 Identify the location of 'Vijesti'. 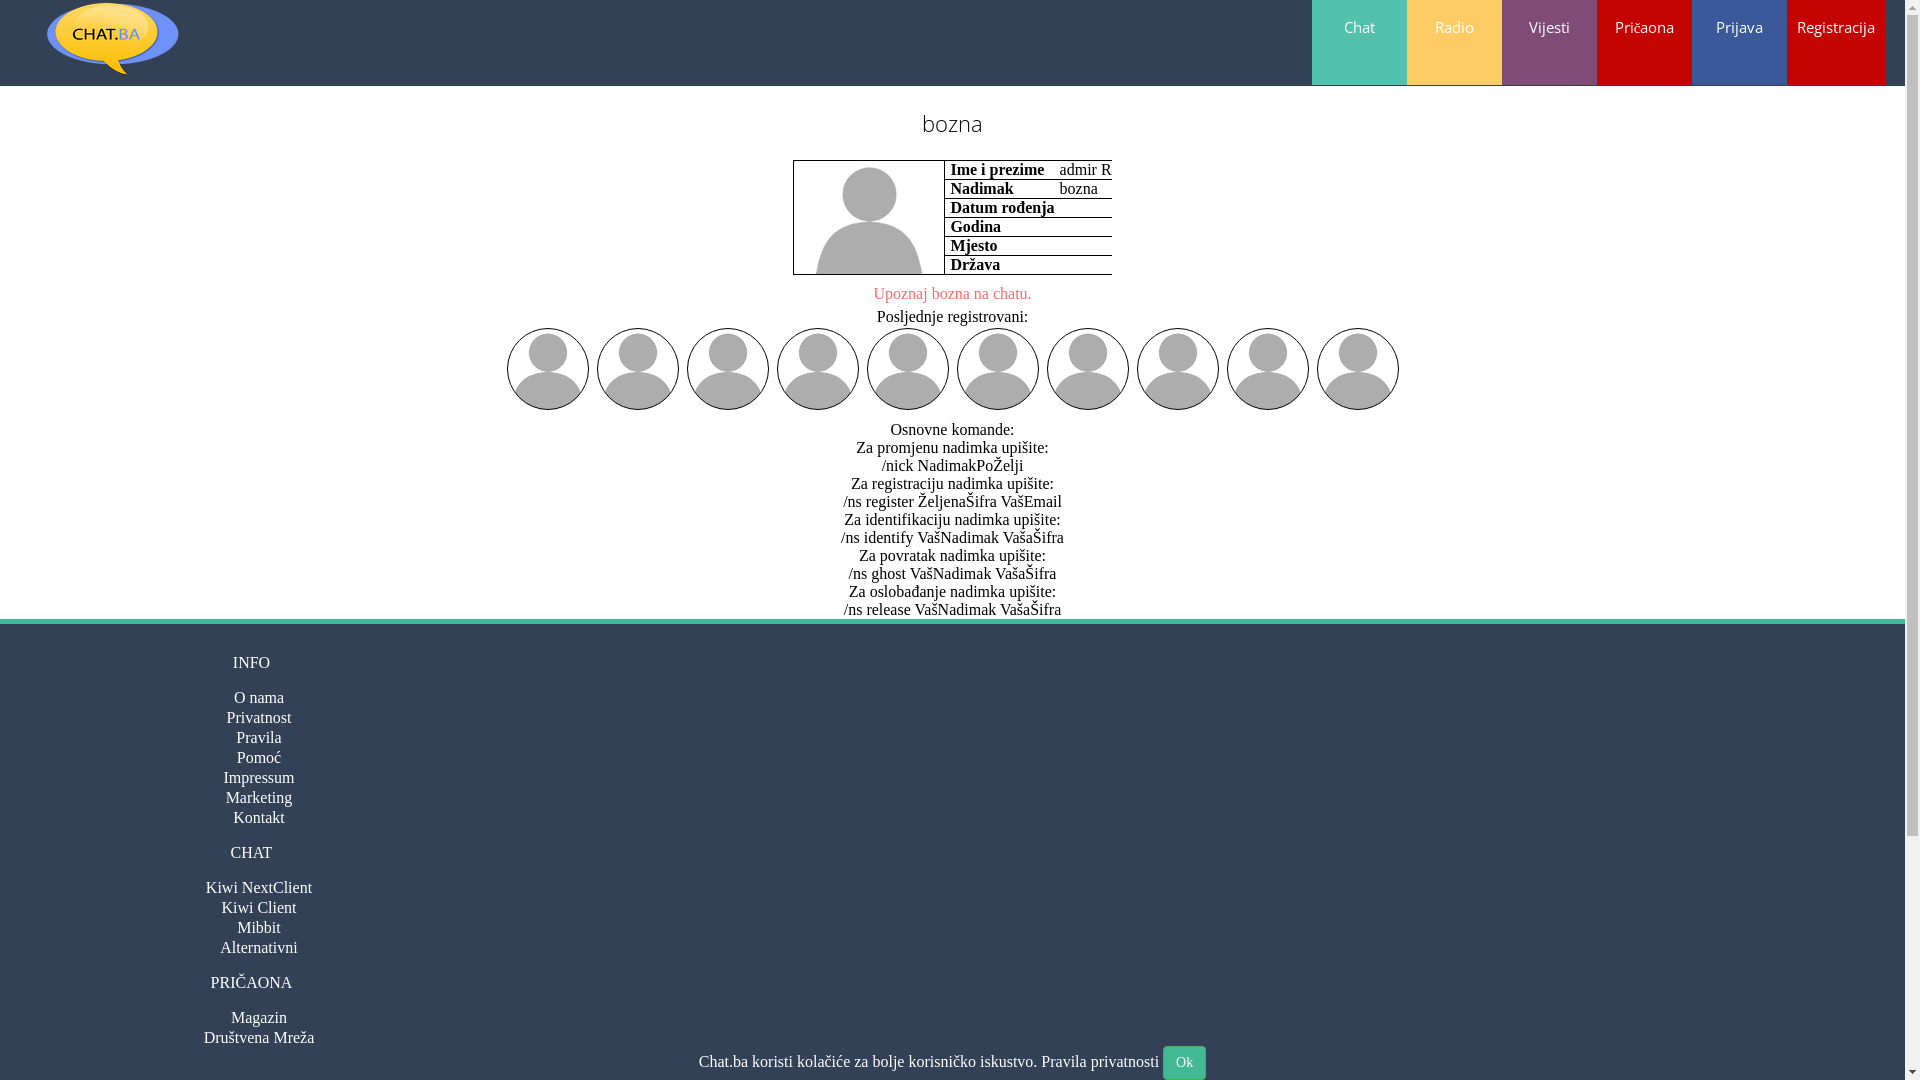
(1548, 42).